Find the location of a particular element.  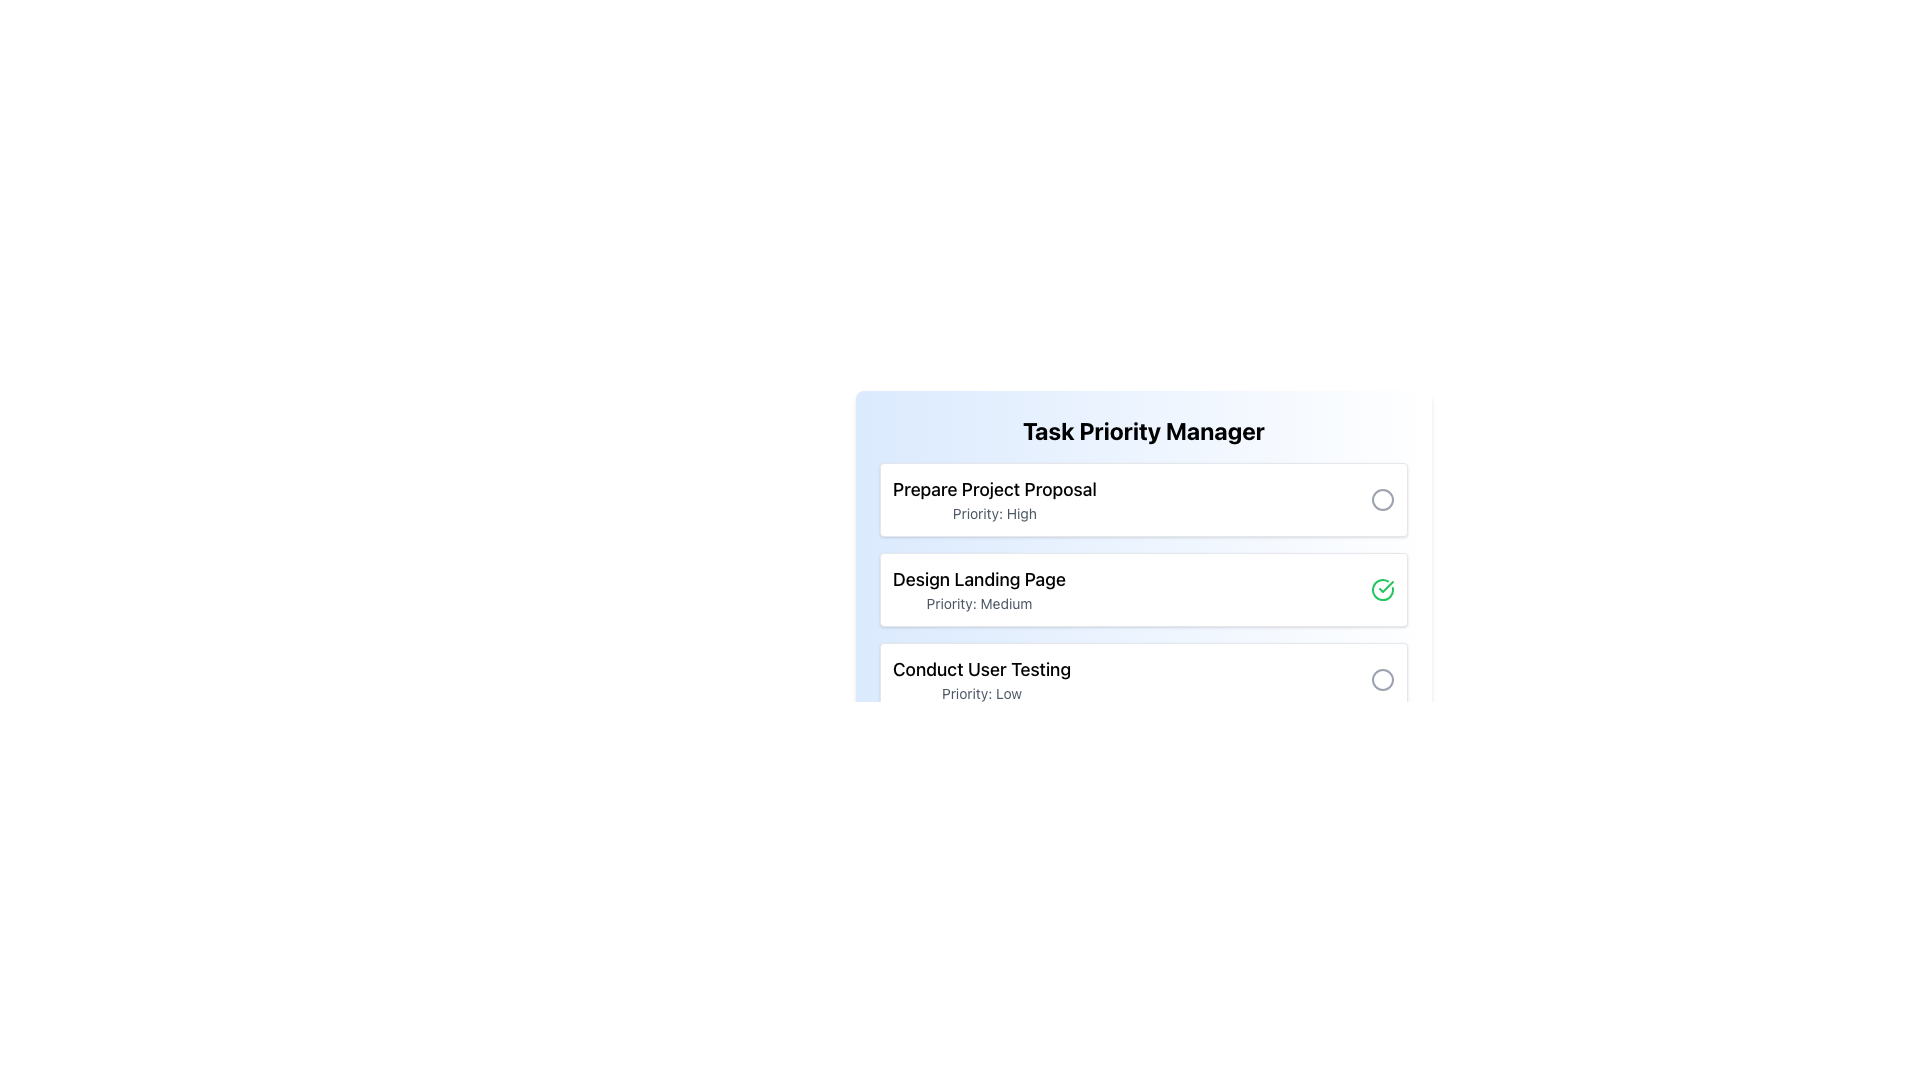

the static text label displaying the priority level of the task 'Design Landing Page', which is located below the task title in the task card for priority management is located at coordinates (979, 603).